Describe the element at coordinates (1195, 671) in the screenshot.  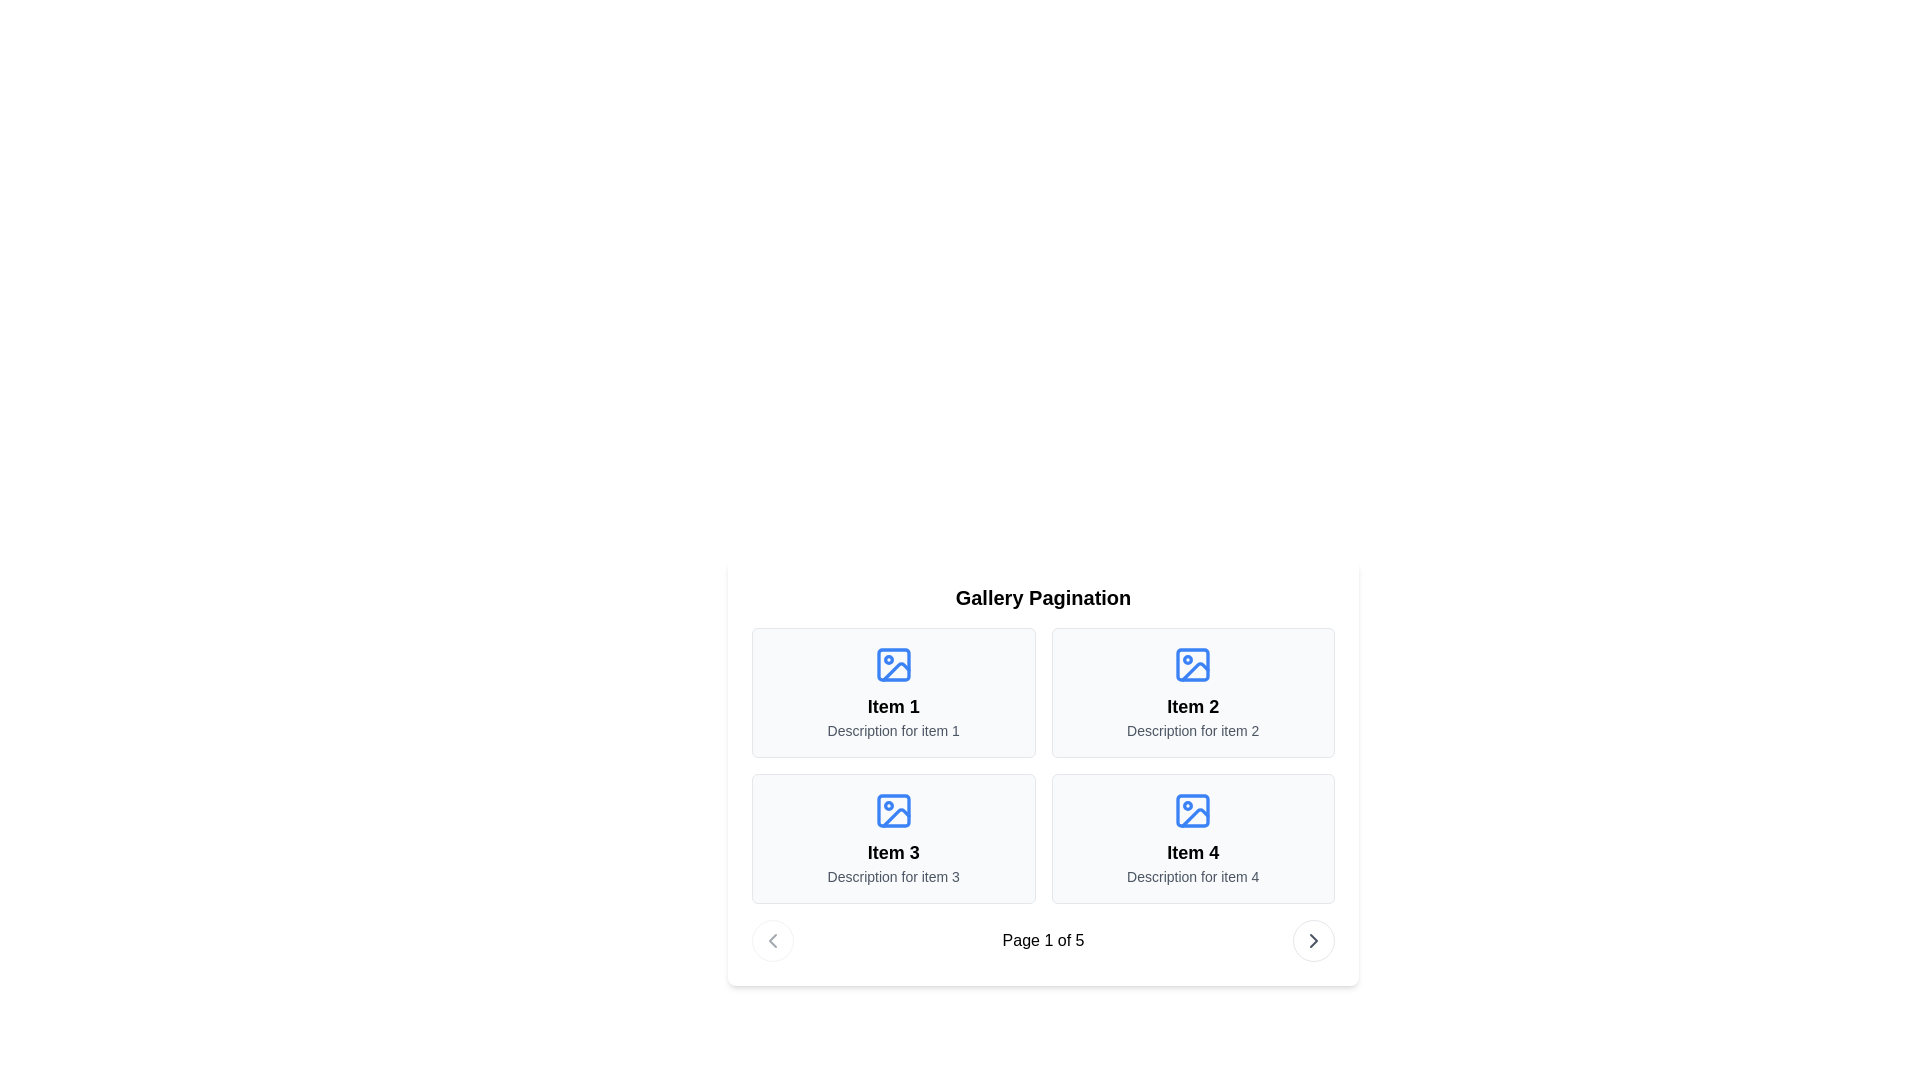
I see `the decorative graphical element within the second icon in the gallery interface, specifically Item 2 in the first row and second column` at that location.